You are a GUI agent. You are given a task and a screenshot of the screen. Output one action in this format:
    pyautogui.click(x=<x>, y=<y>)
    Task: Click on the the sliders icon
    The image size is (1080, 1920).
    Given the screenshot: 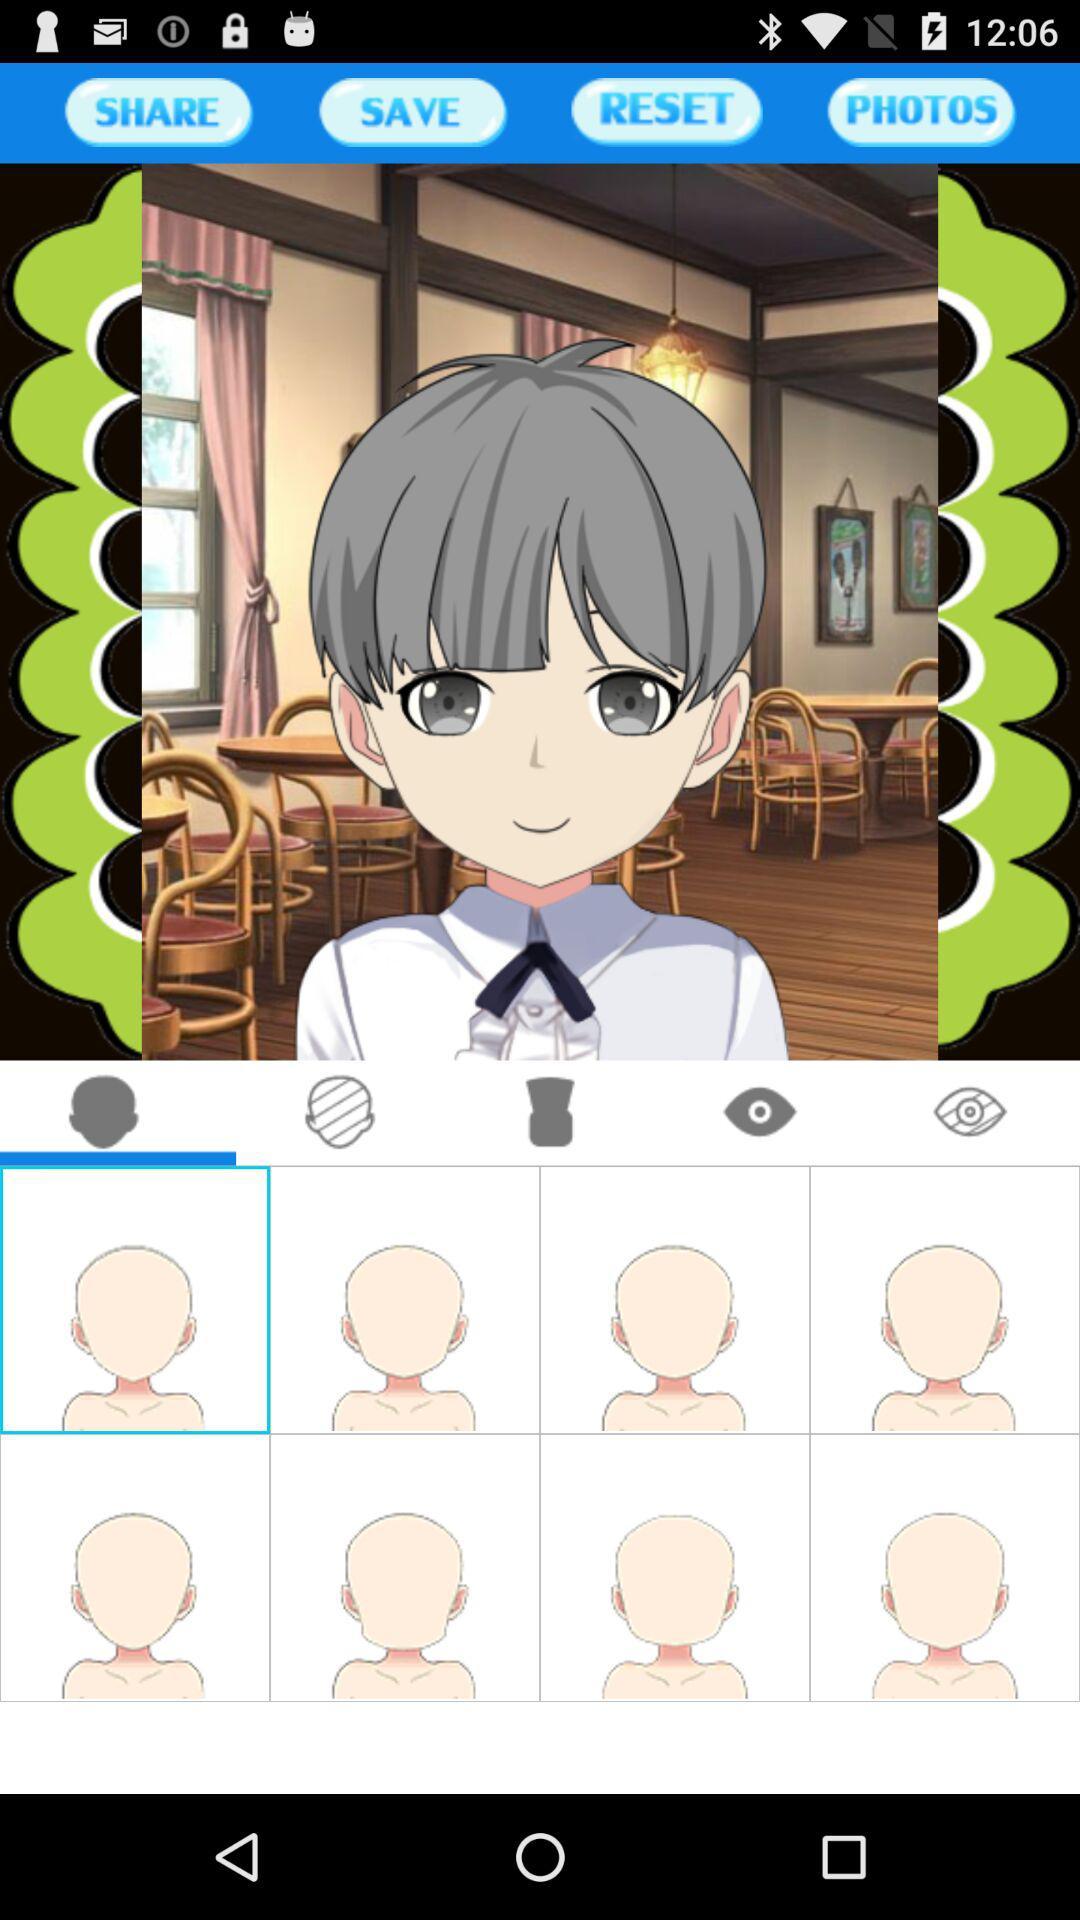 What is the action you would take?
    pyautogui.click(x=411, y=119)
    